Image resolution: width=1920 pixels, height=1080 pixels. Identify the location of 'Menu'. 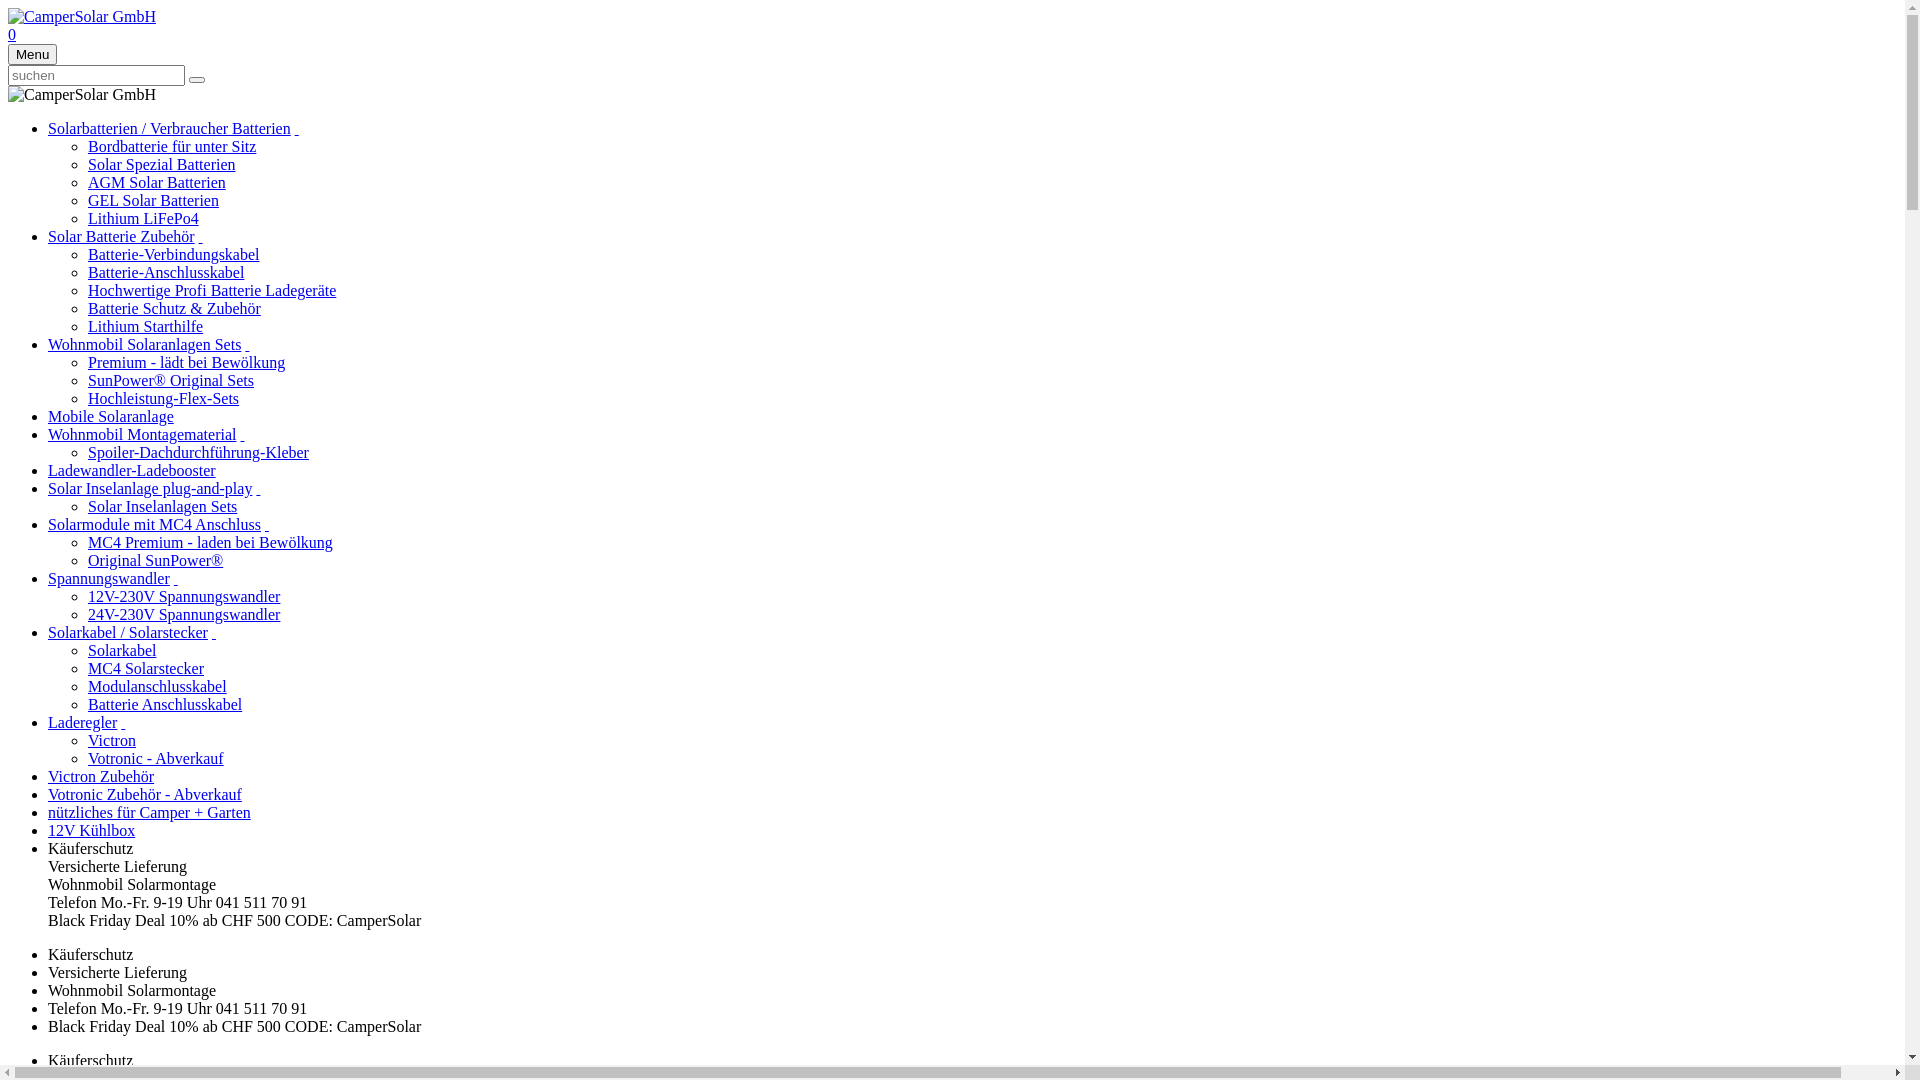
(8, 53).